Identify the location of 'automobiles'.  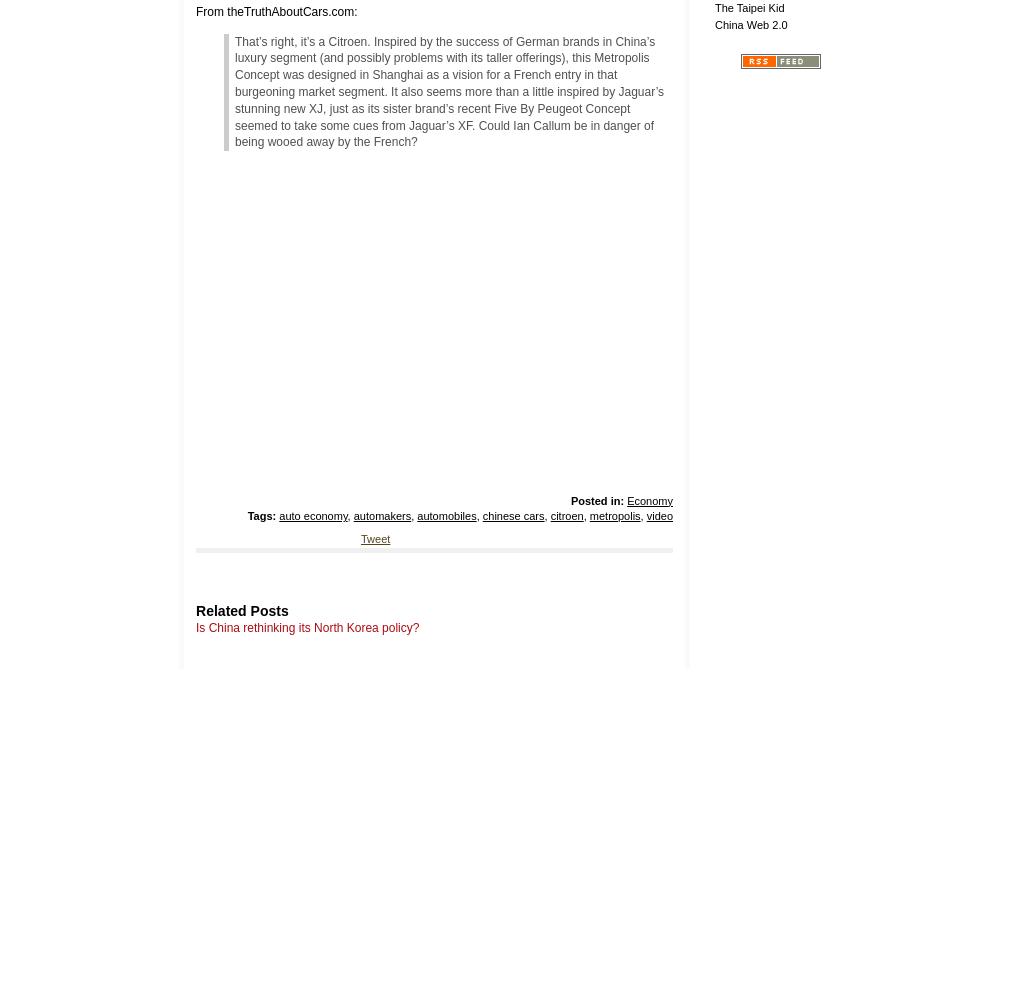
(415, 516).